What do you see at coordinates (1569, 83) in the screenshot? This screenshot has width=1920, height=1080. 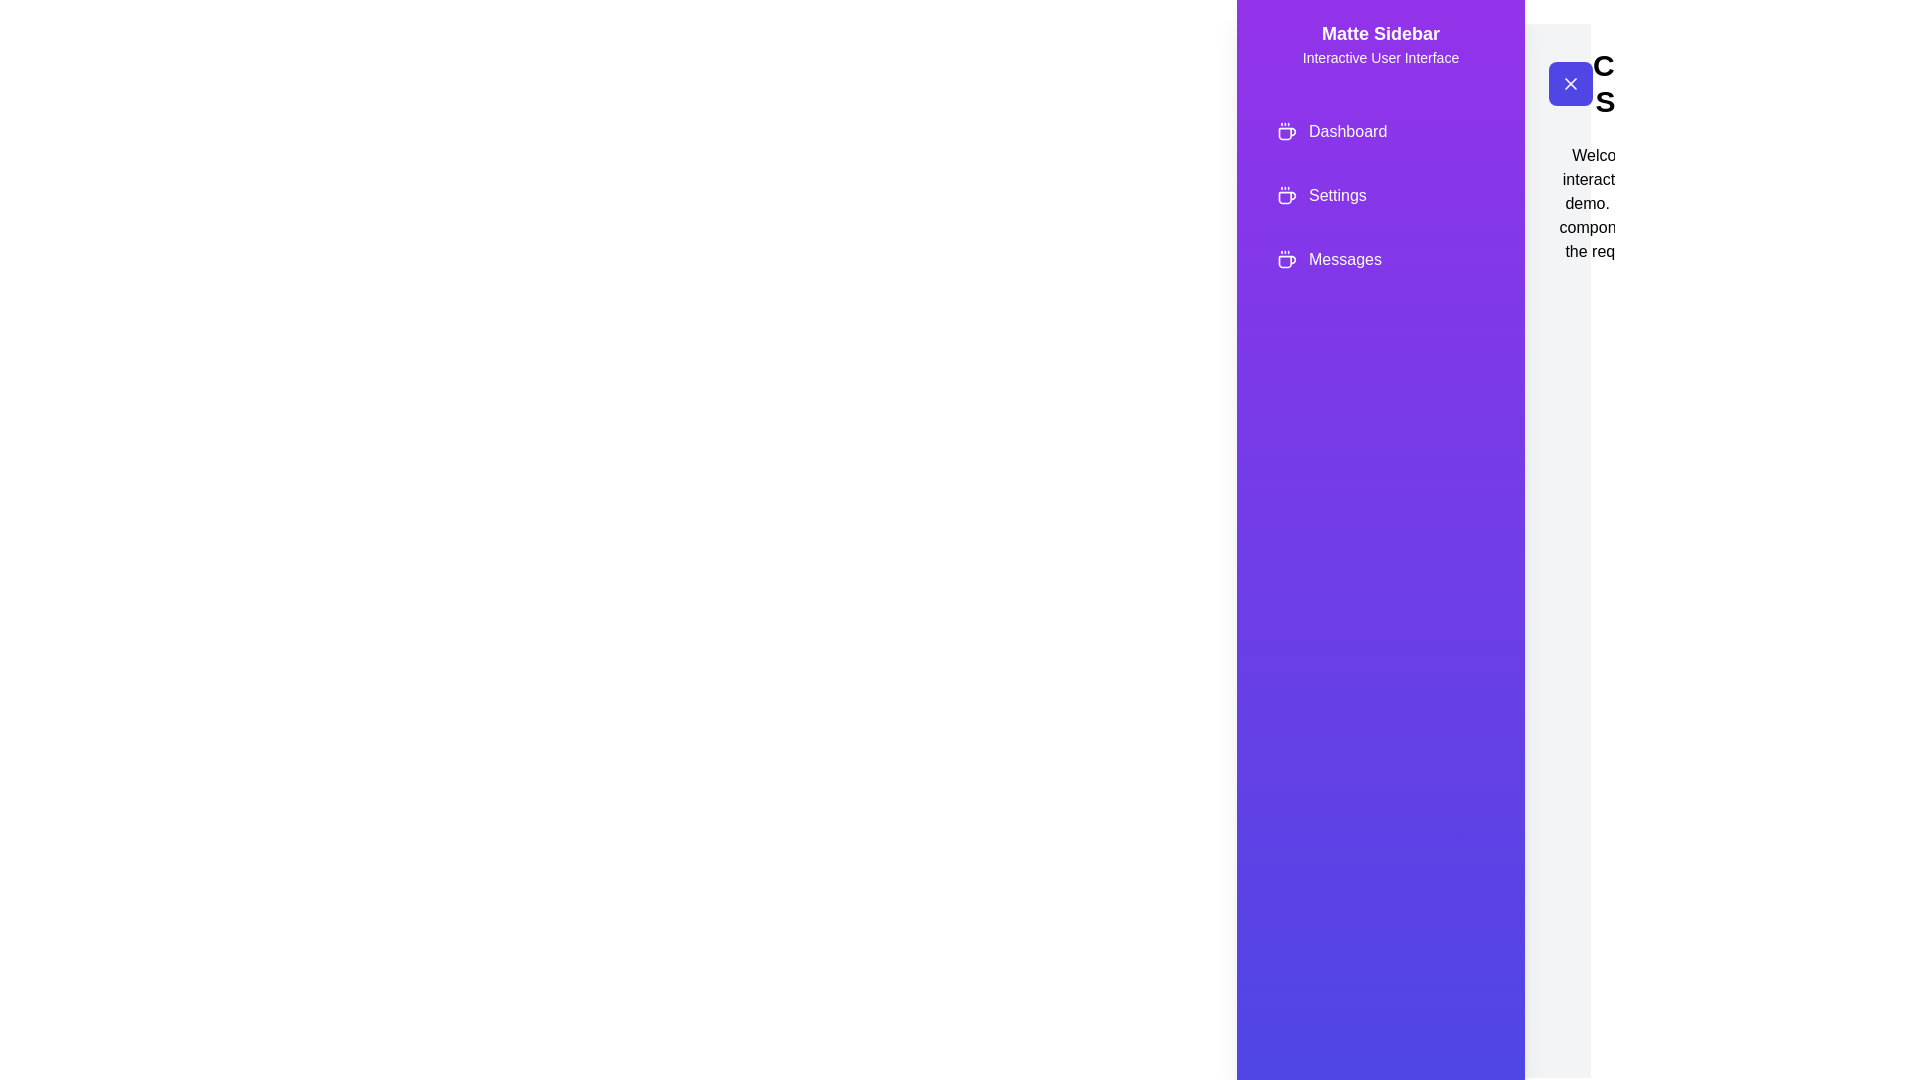 I see `the purple close button located at the top center of the sidebar` at bounding box center [1569, 83].